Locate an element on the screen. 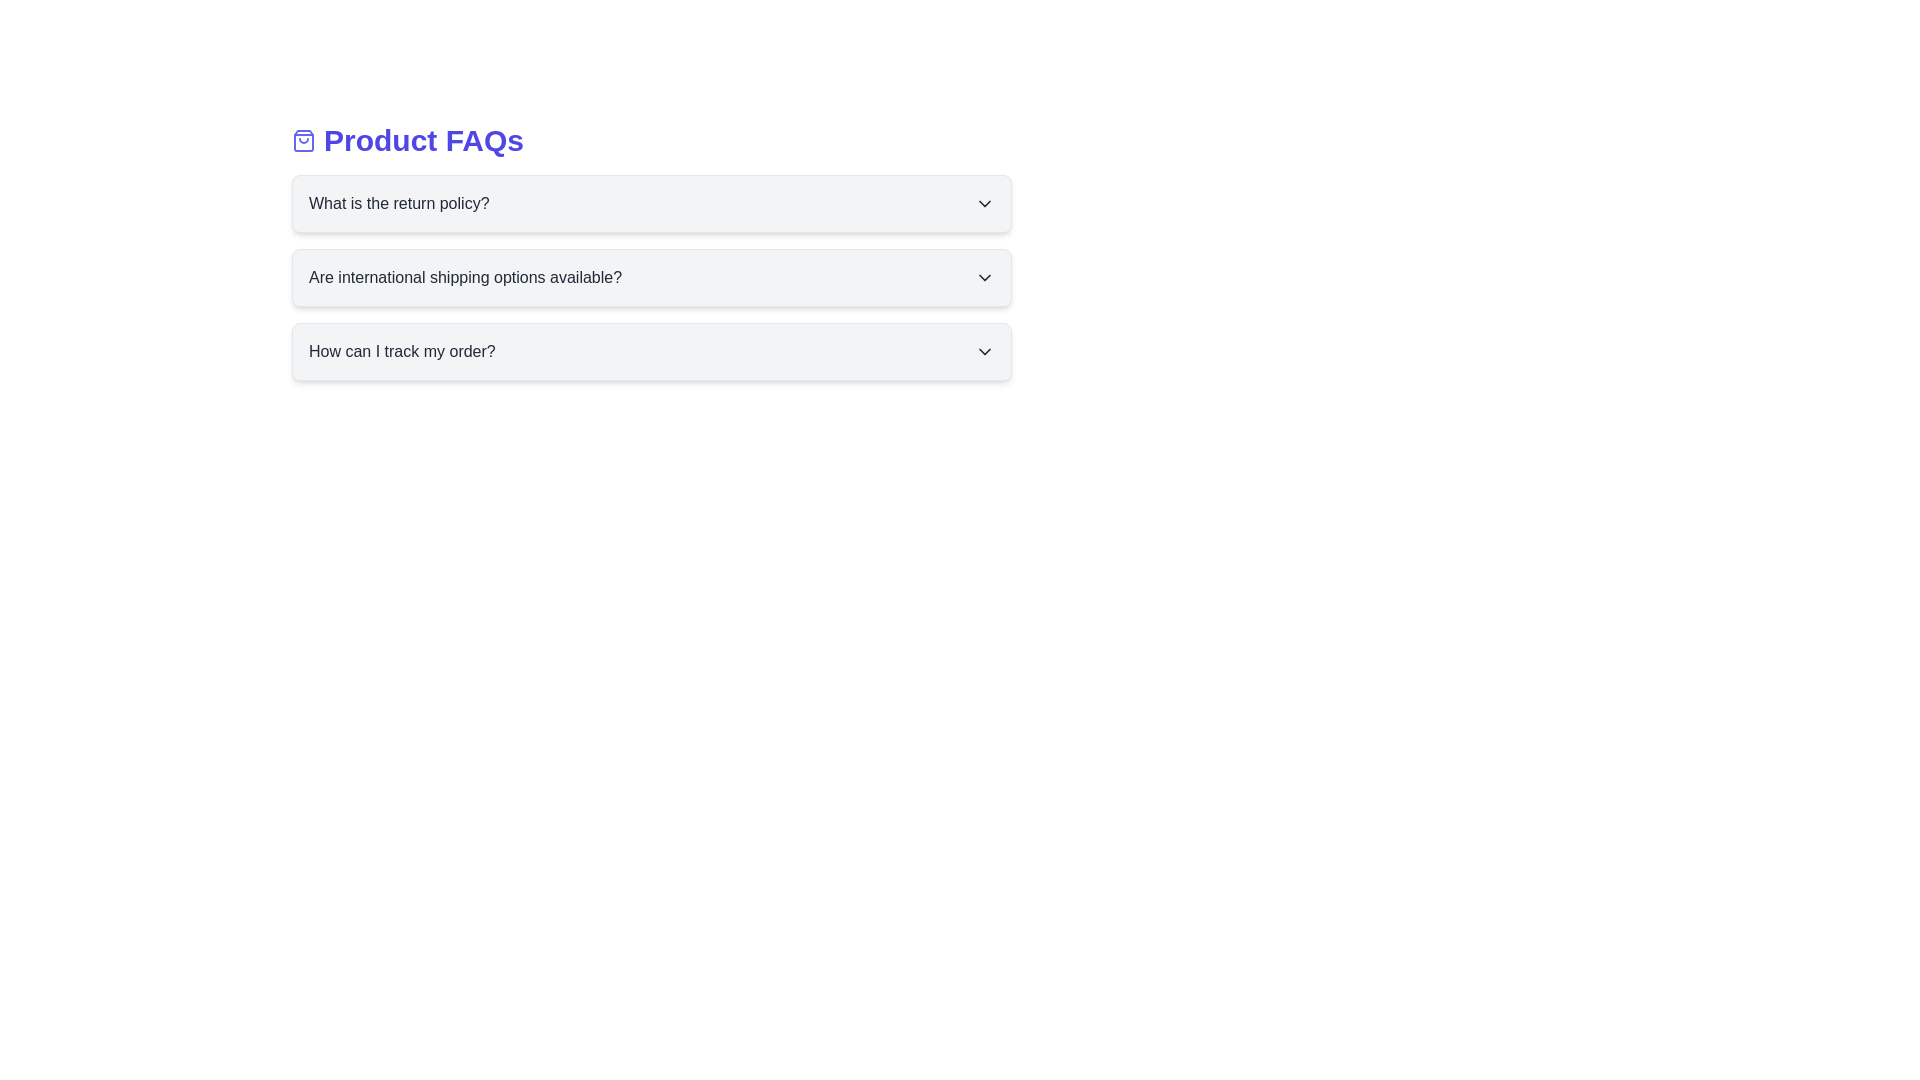 This screenshot has height=1080, width=1920. the third entry of the Collapsible FAQ section for keyboard interaction is located at coordinates (652, 350).